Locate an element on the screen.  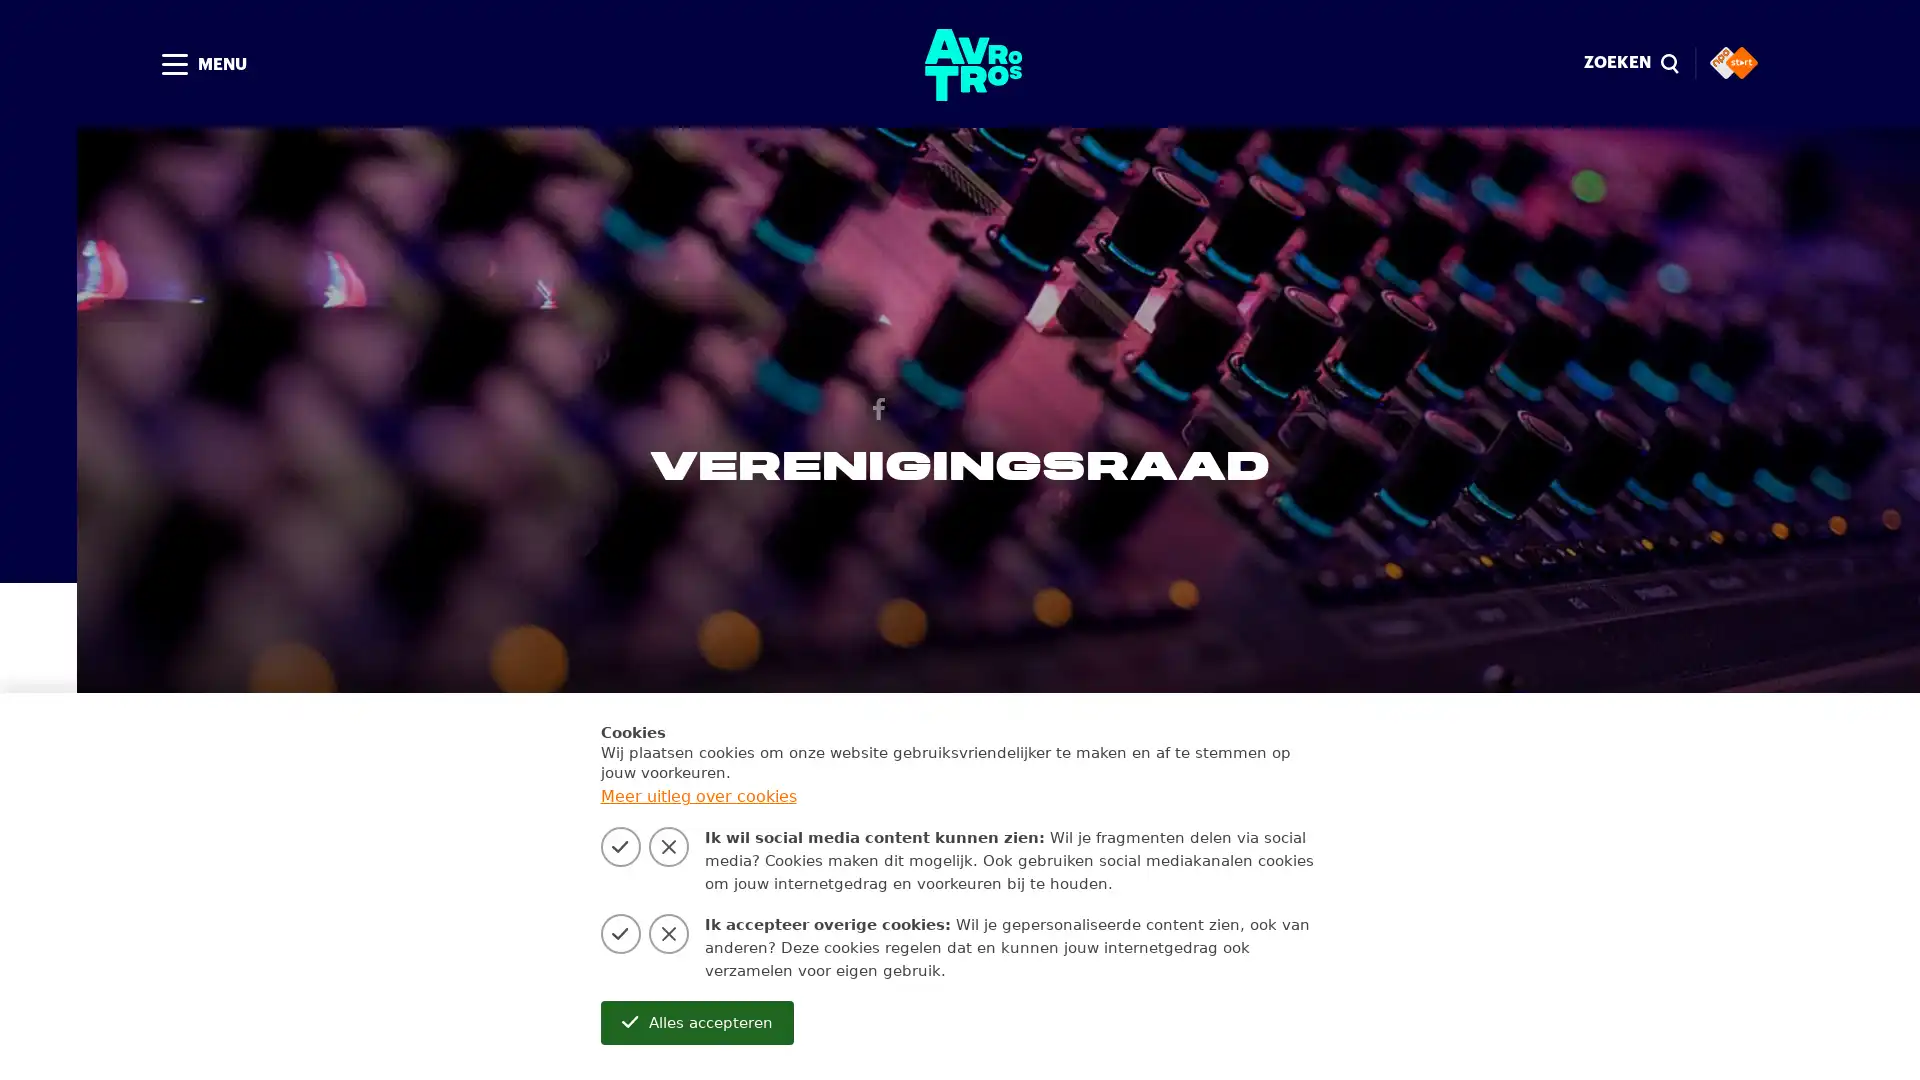
Alles accepteren is located at coordinates (696, 1022).